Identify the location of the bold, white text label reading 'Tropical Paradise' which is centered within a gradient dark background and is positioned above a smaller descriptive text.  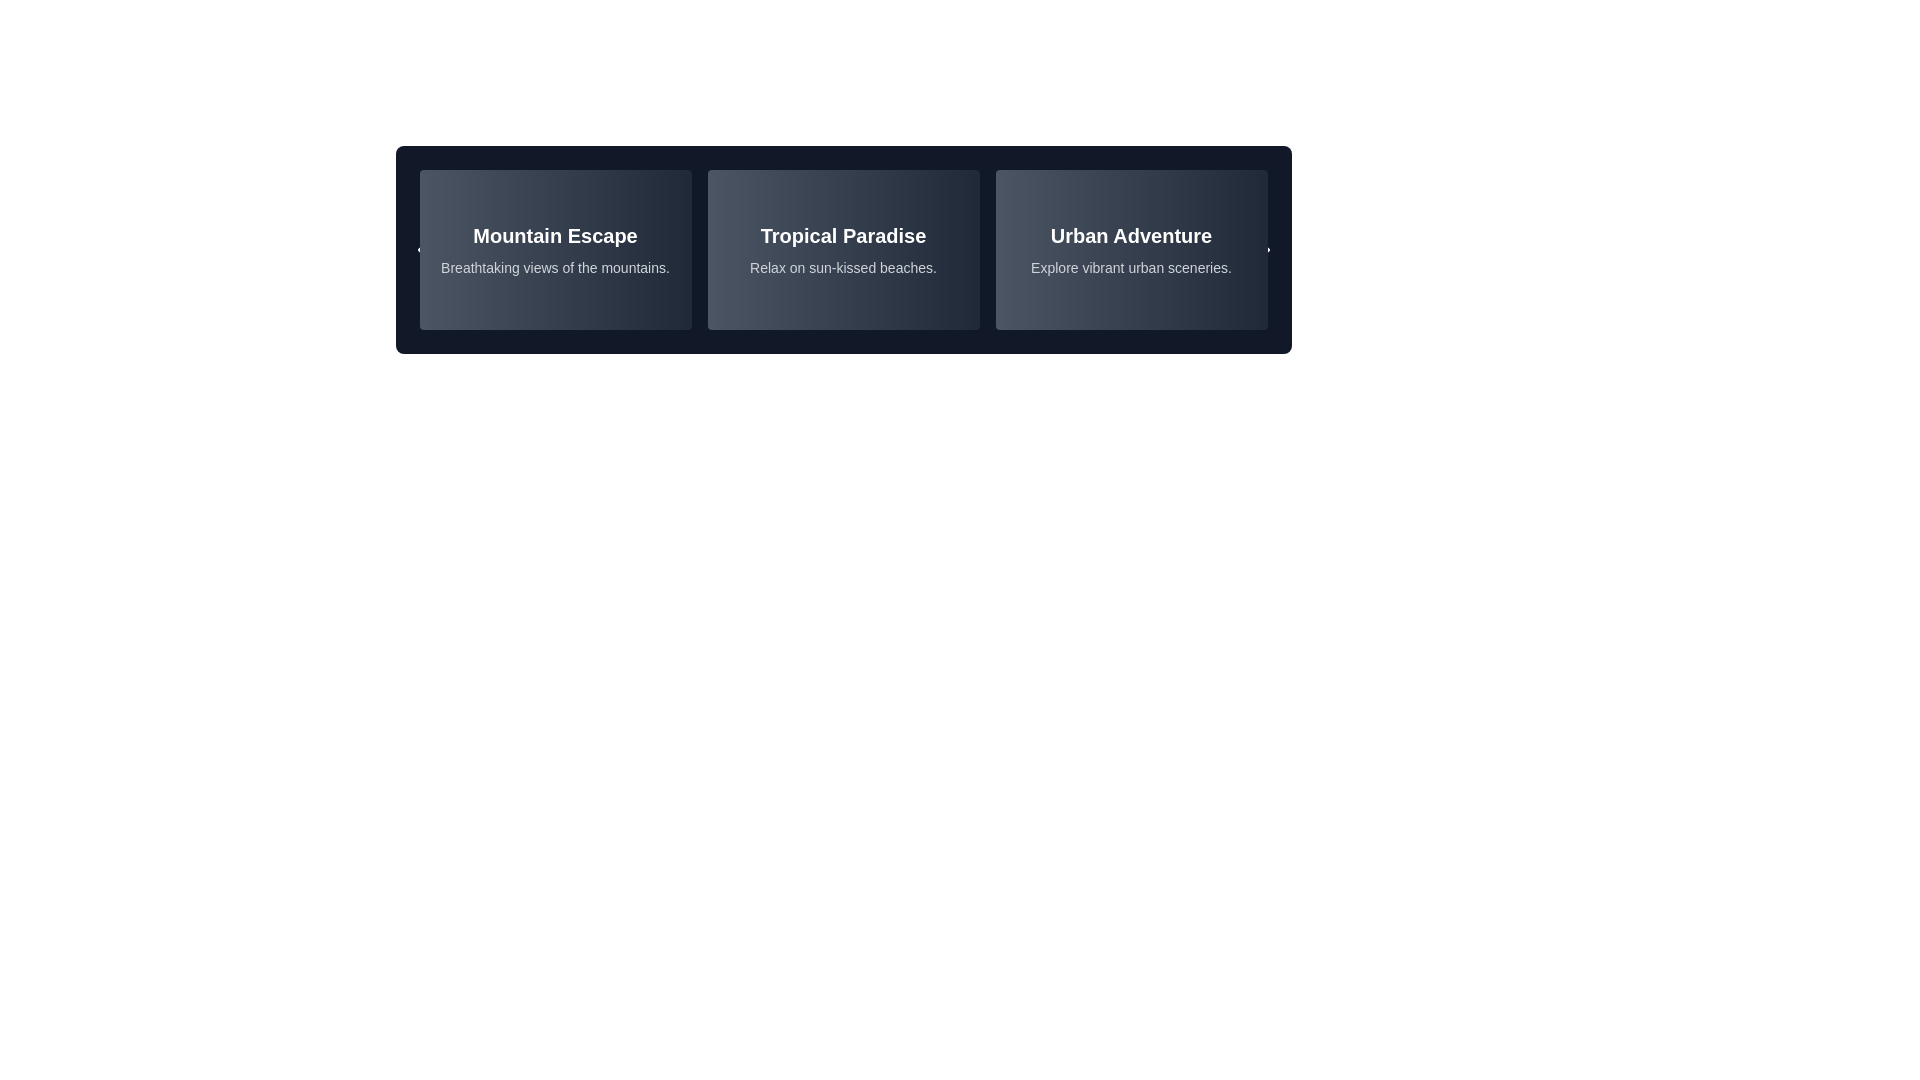
(843, 234).